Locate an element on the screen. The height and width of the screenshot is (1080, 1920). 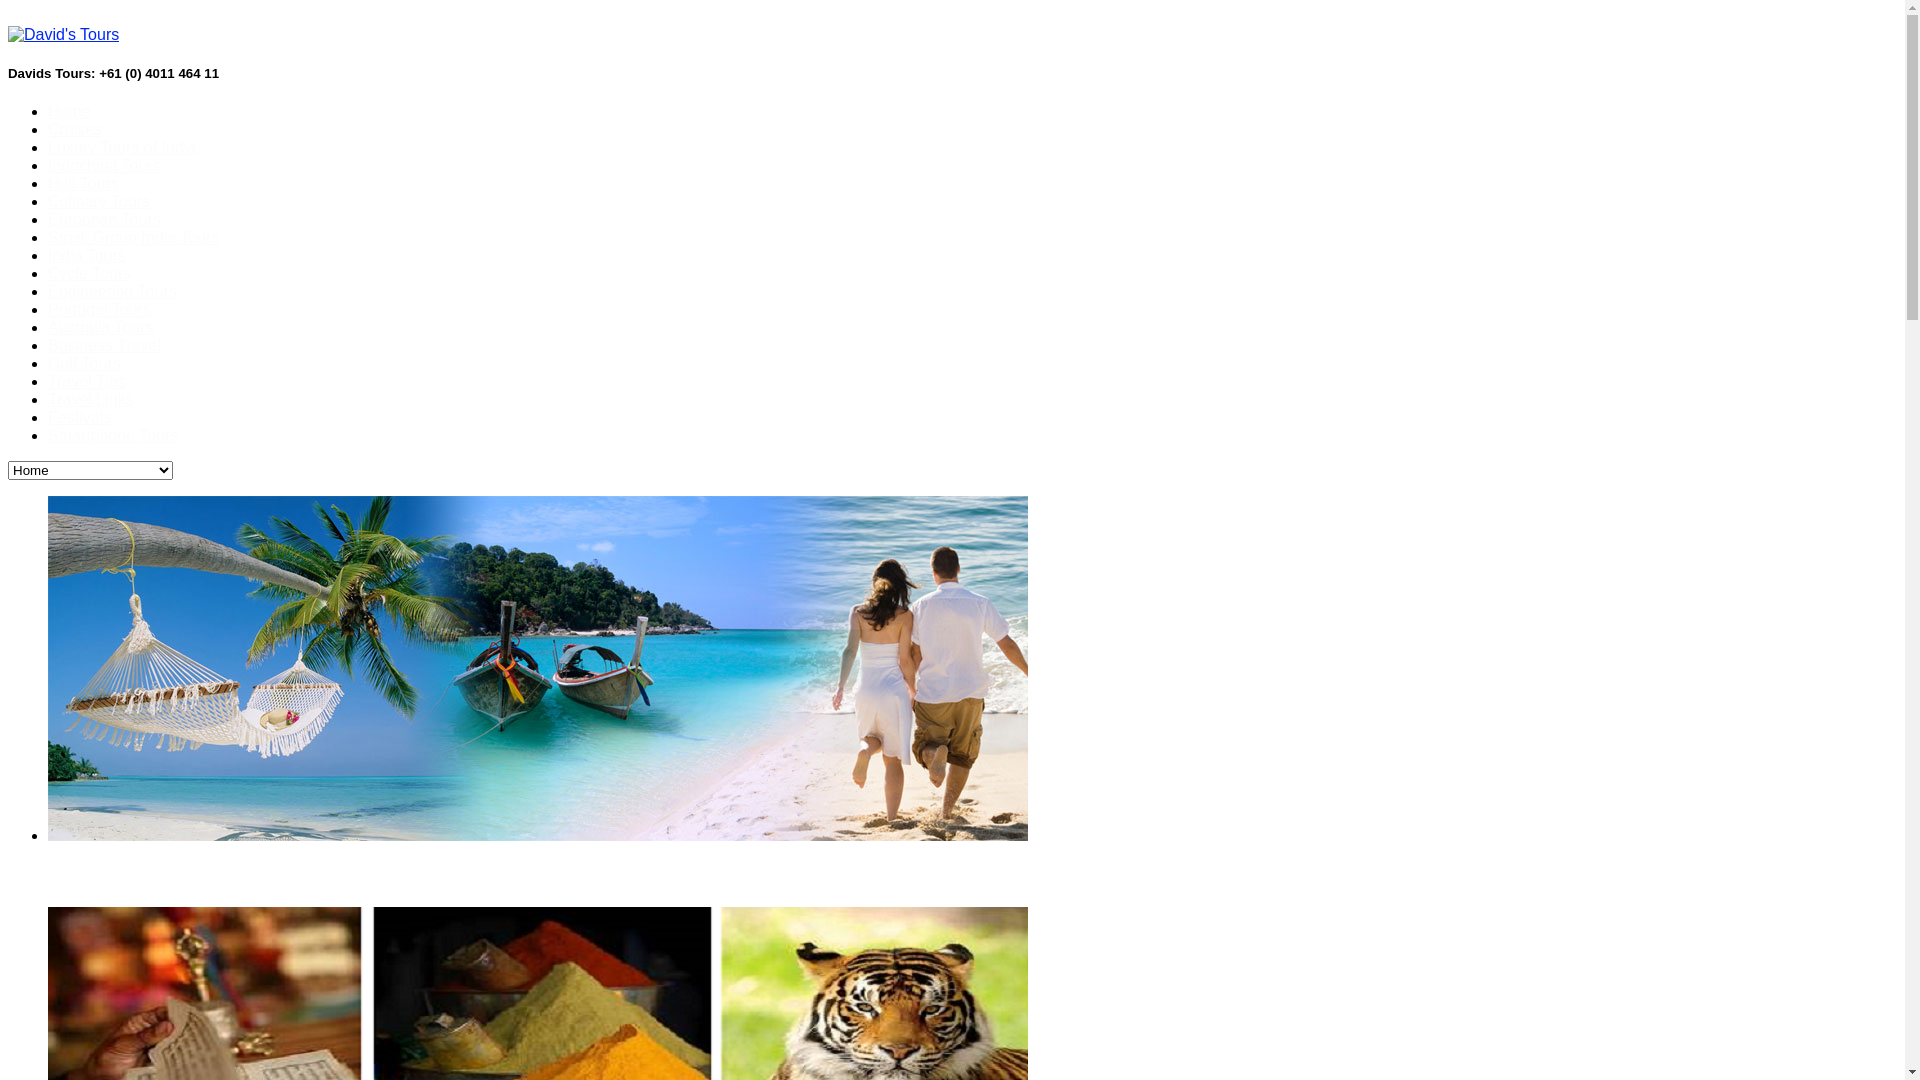
'Business Travel' is located at coordinates (103, 344).